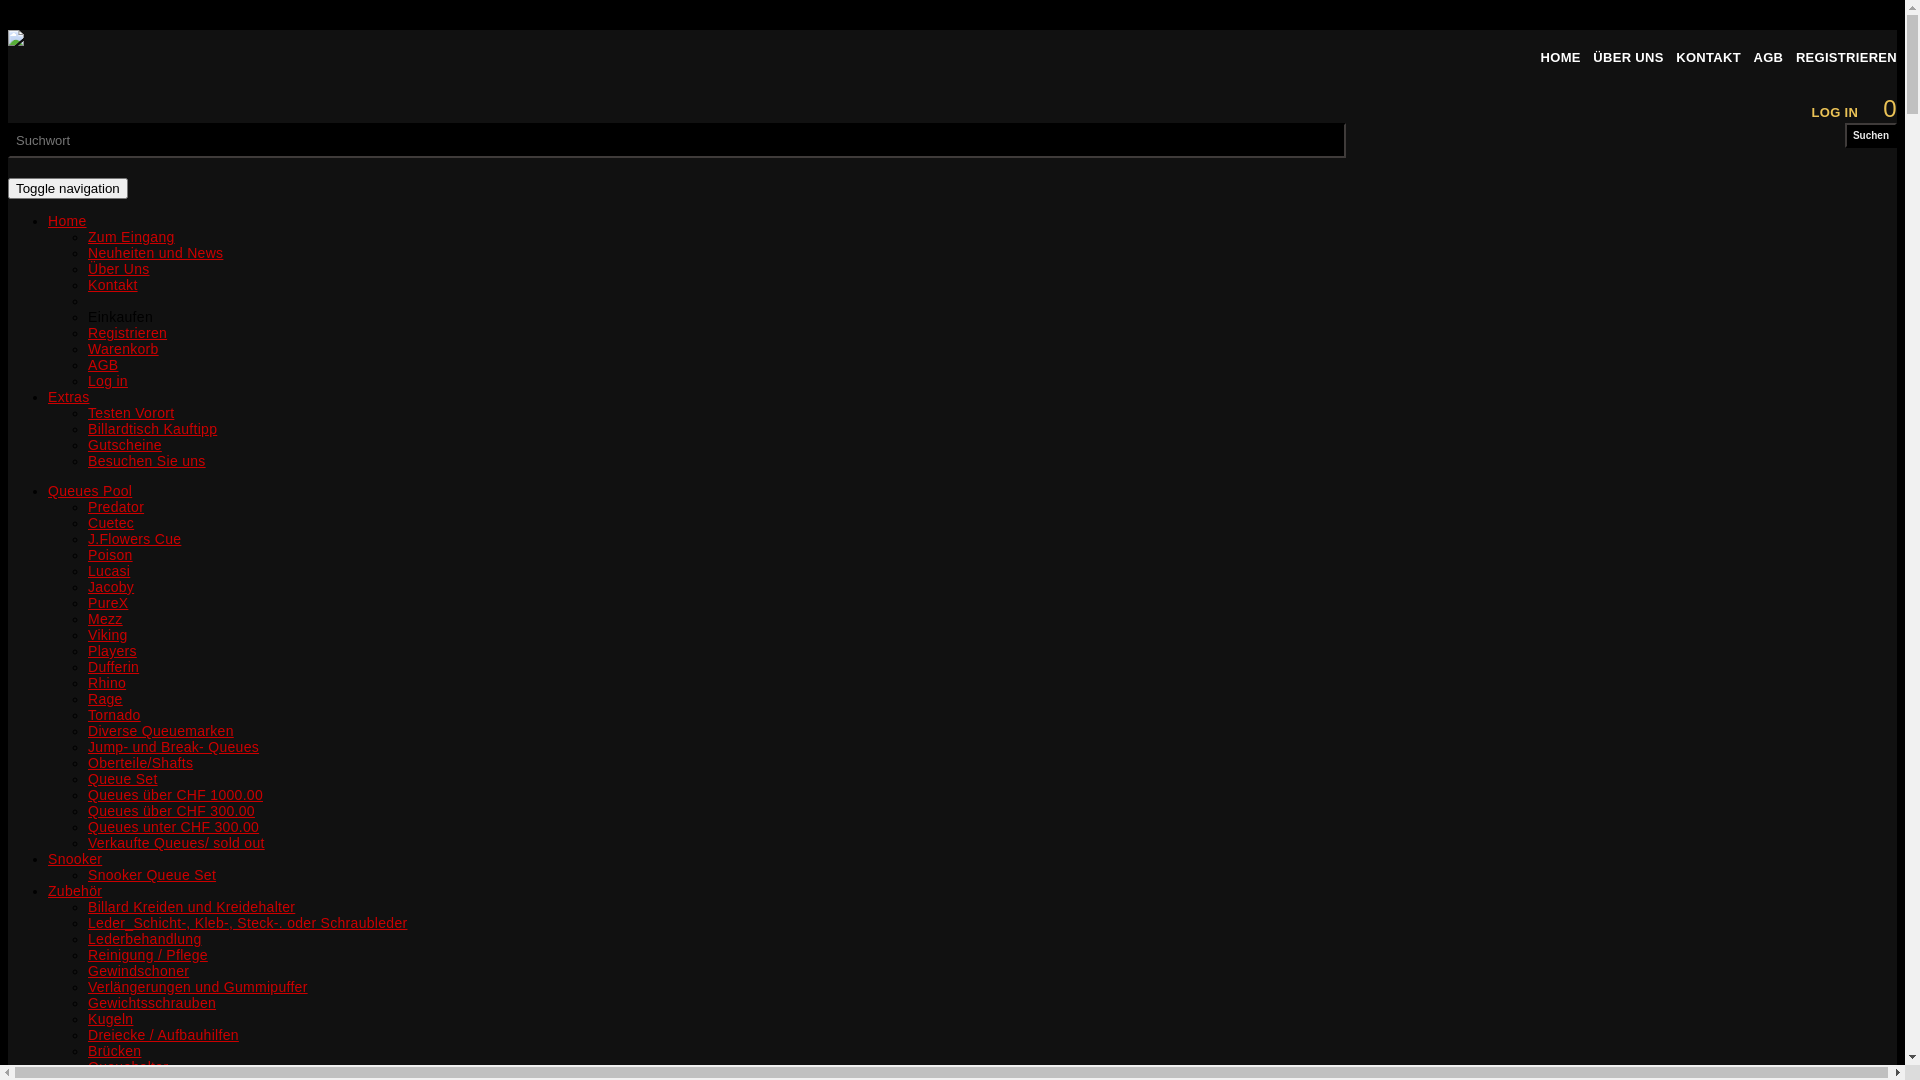 The height and width of the screenshot is (1080, 1920). I want to click on 'Tornado', so click(113, 713).